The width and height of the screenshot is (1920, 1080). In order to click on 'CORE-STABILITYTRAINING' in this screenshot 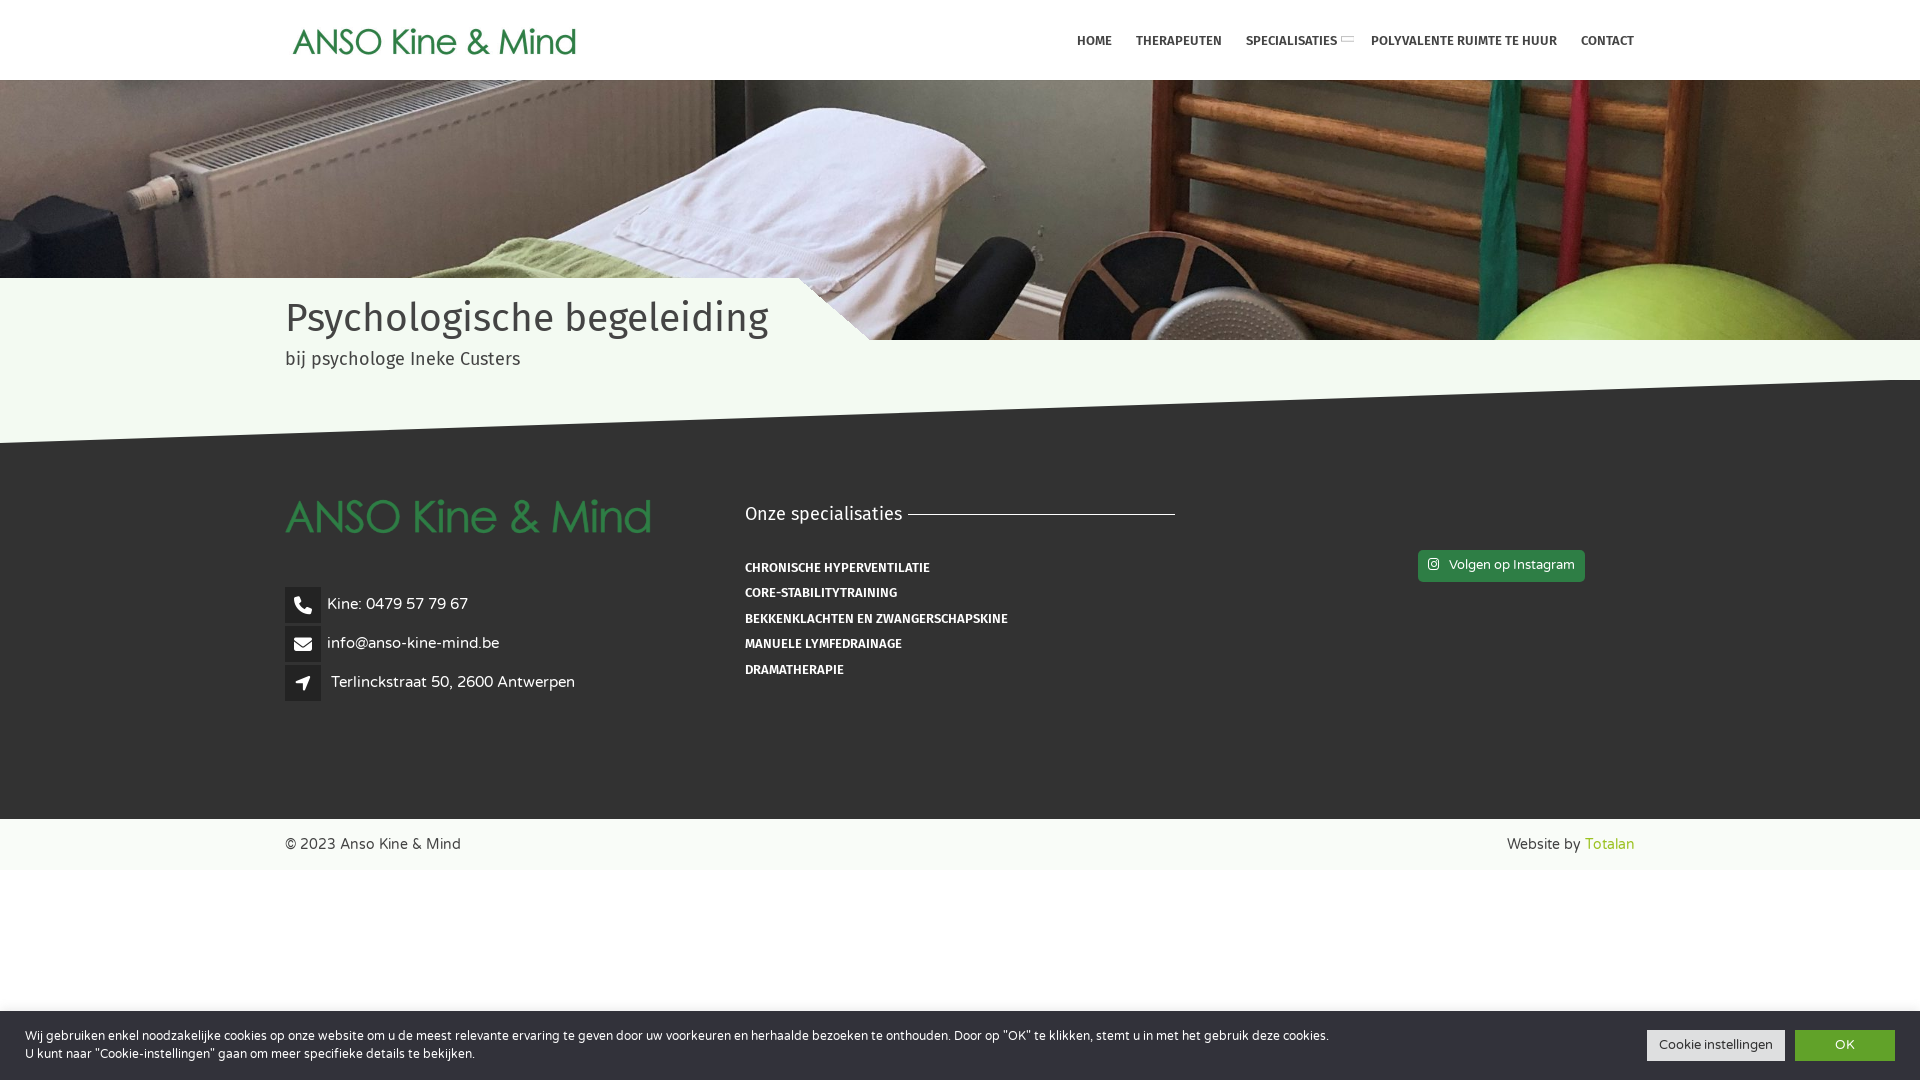, I will do `click(820, 592)`.